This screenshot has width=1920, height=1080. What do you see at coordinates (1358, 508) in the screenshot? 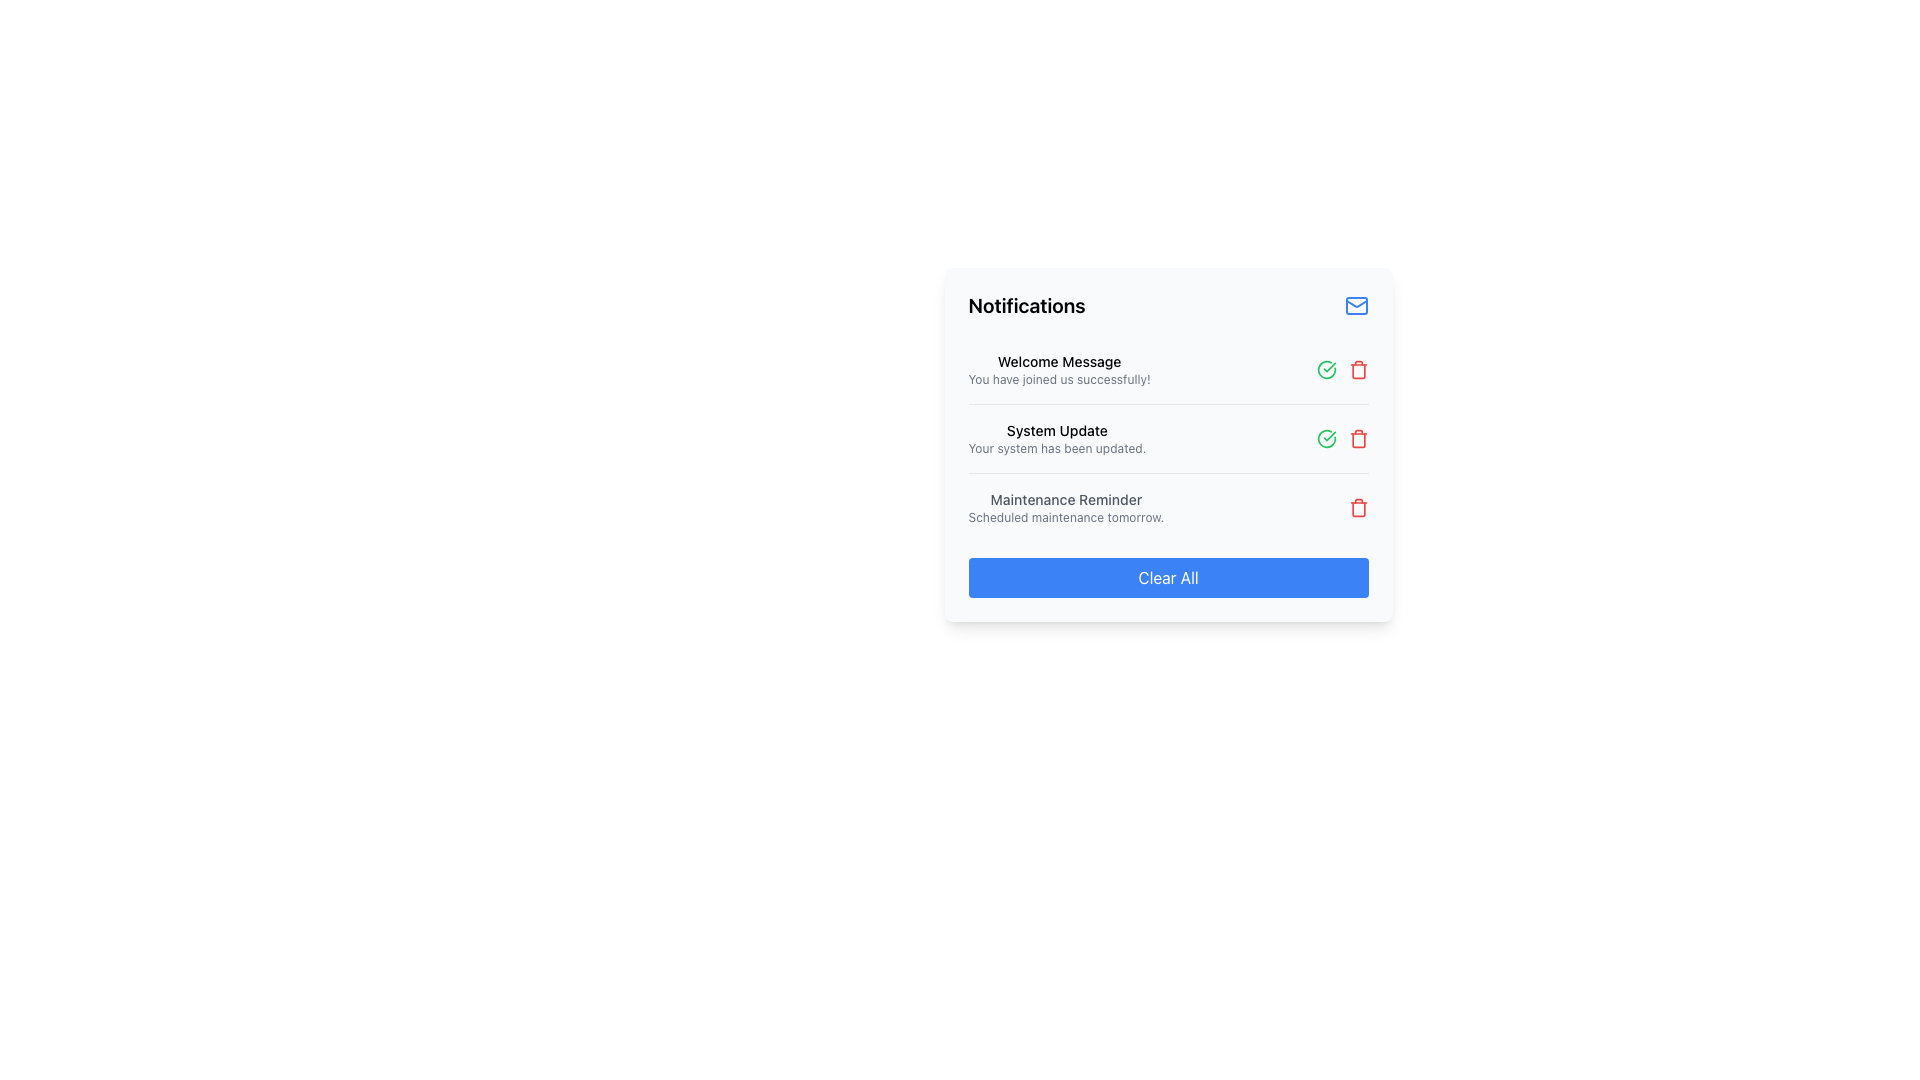
I see `the trash can icon representing the delete action in the notification interface` at bounding box center [1358, 508].